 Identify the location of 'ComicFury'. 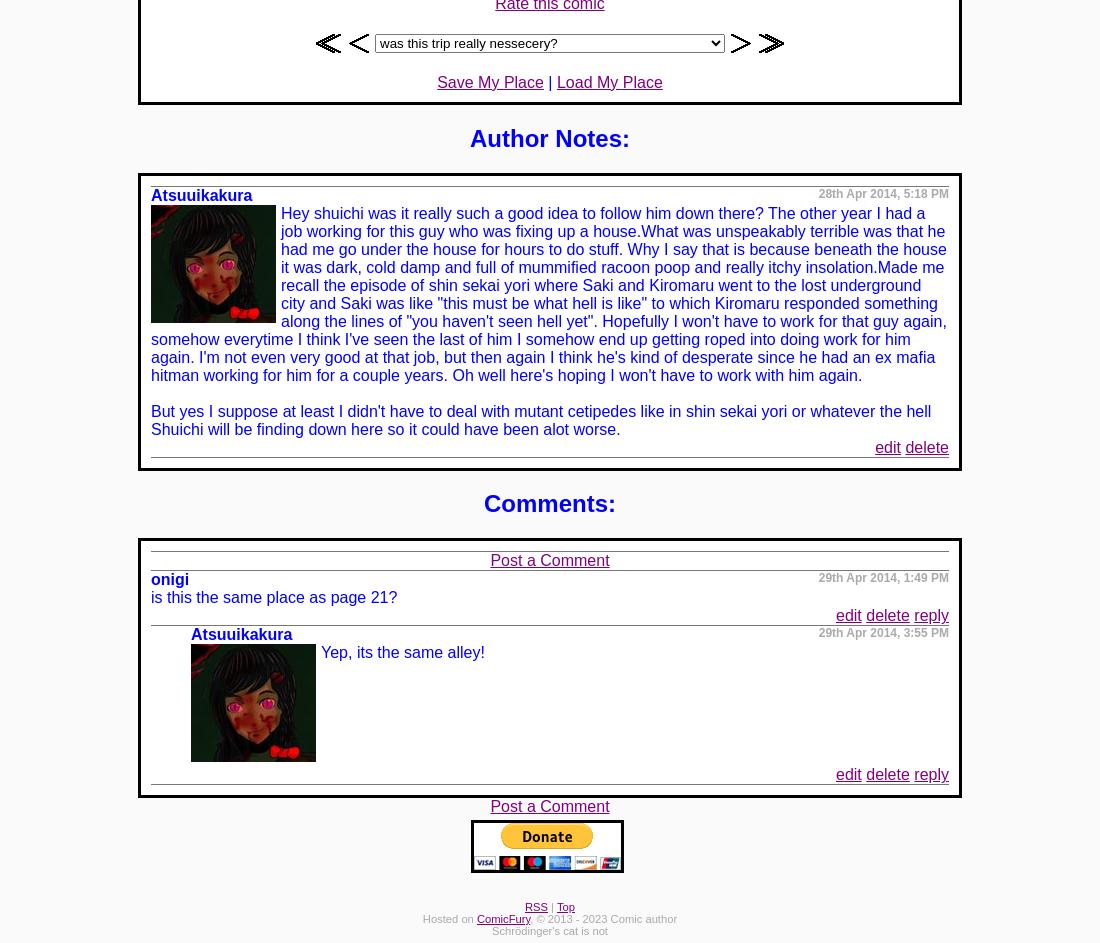
(503, 917).